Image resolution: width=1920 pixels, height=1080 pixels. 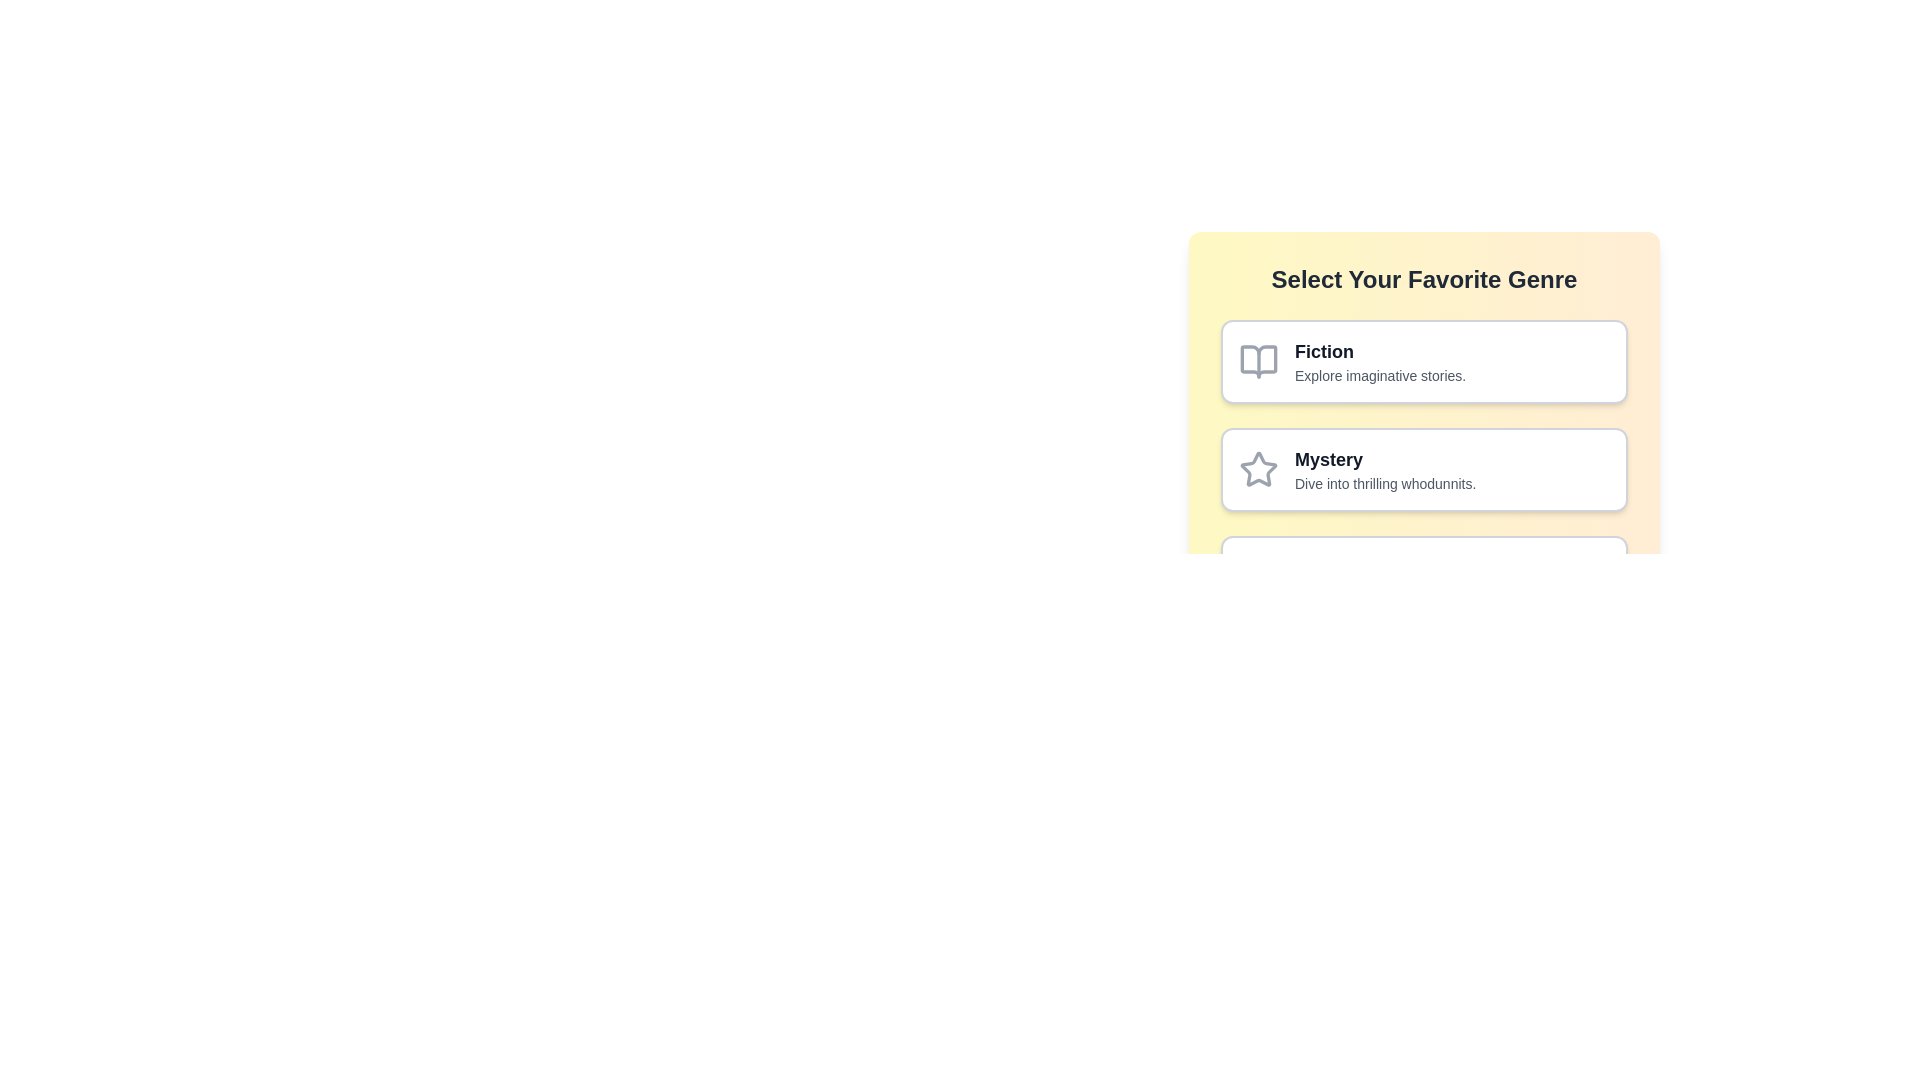 What do you see at coordinates (1257, 362) in the screenshot?
I see `the open book icon located to the left of the 'Fiction' label in the vertical list of options` at bounding box center [1257, 362].